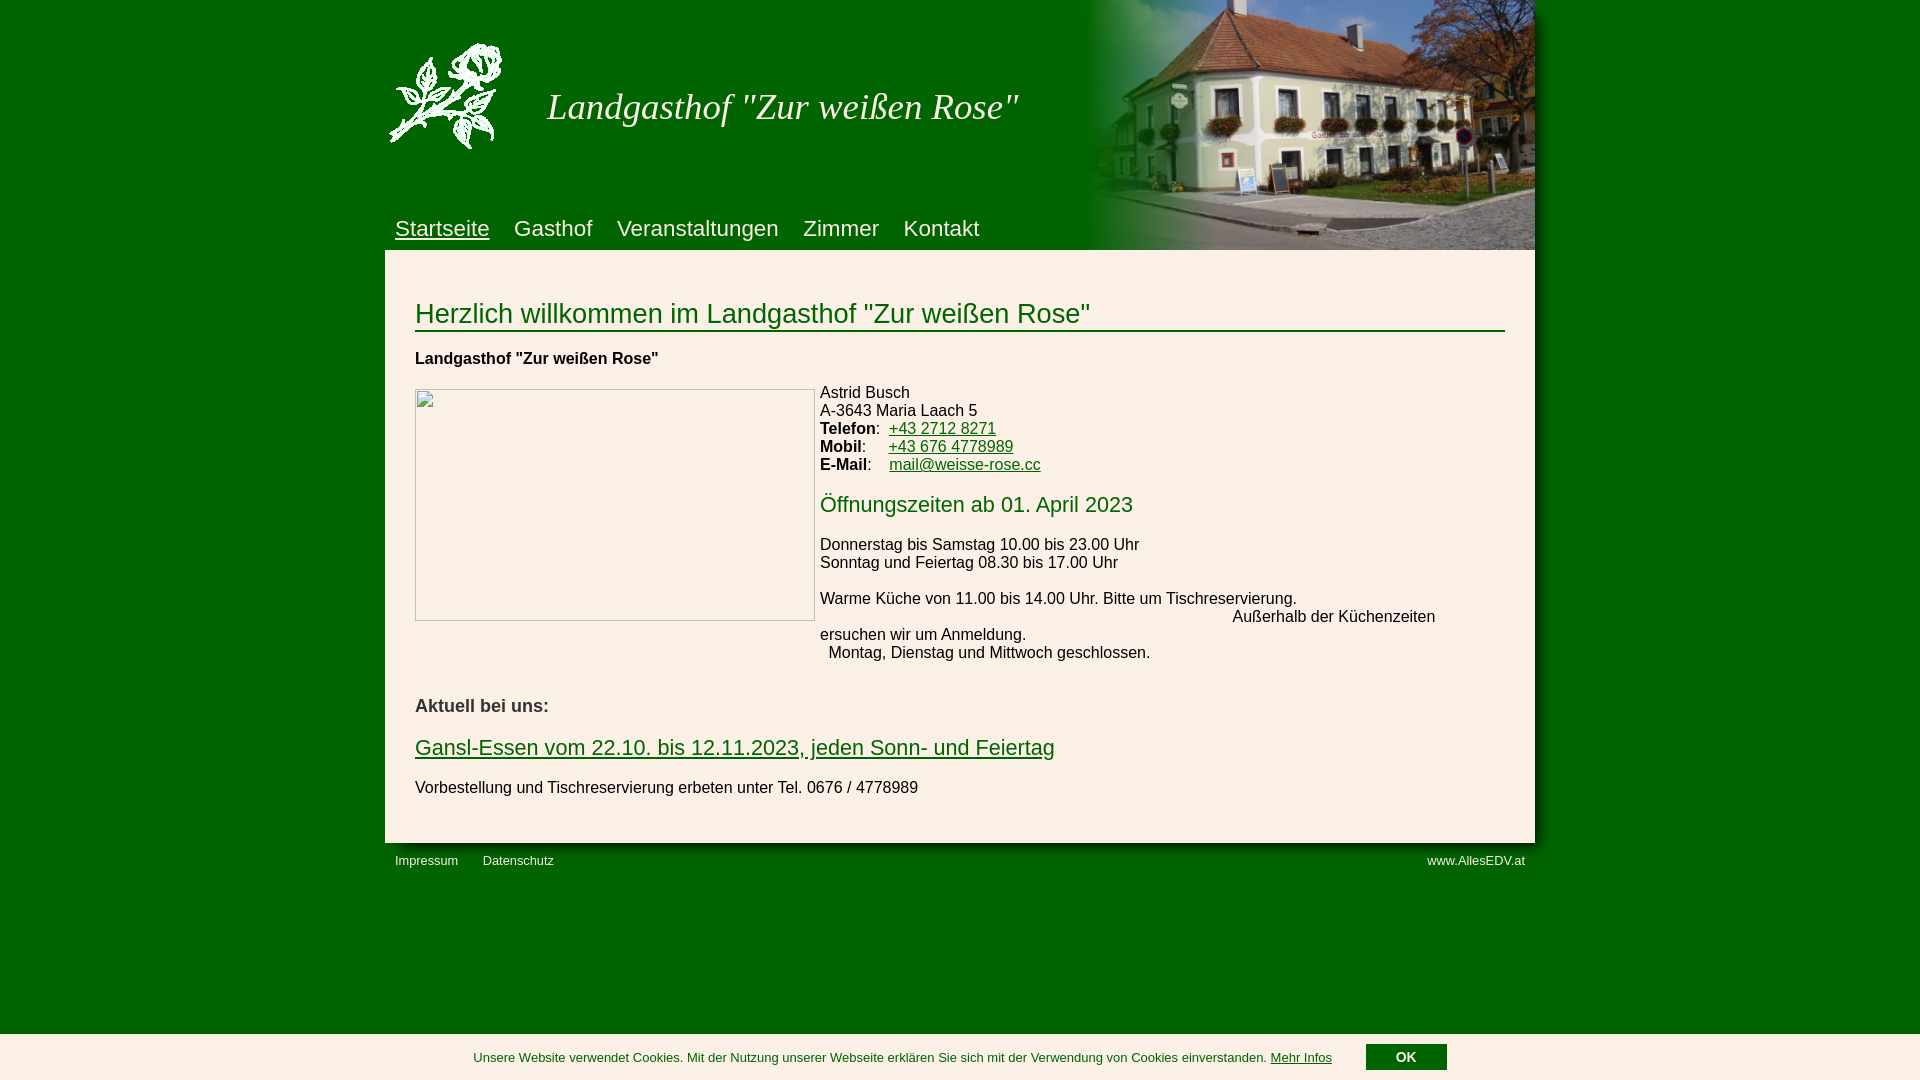  What do you see at coordinates (552, 227) in the screenshot?
I see `'Gasthof'` at bounding box center [552, 227].